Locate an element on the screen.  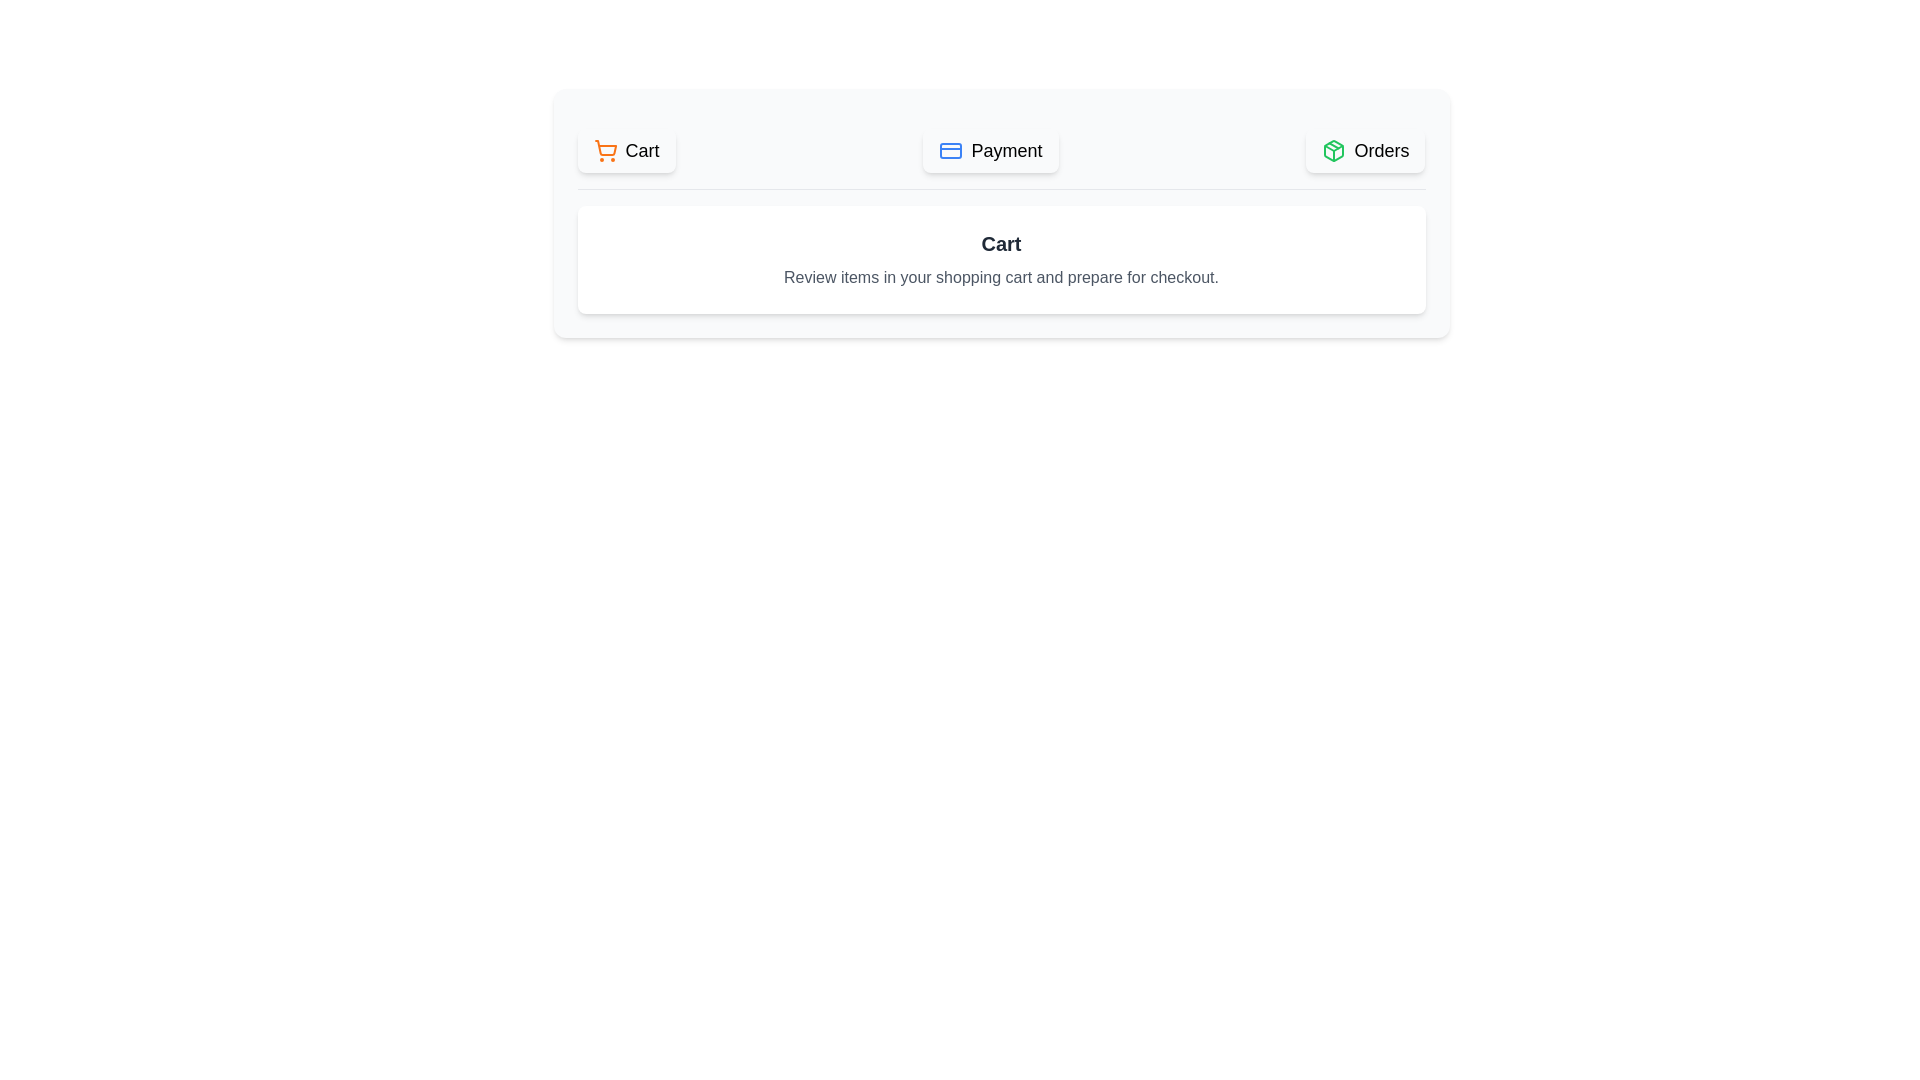
the button labeled Orders to observe its hover effect is located at coordinates (1365, 149).